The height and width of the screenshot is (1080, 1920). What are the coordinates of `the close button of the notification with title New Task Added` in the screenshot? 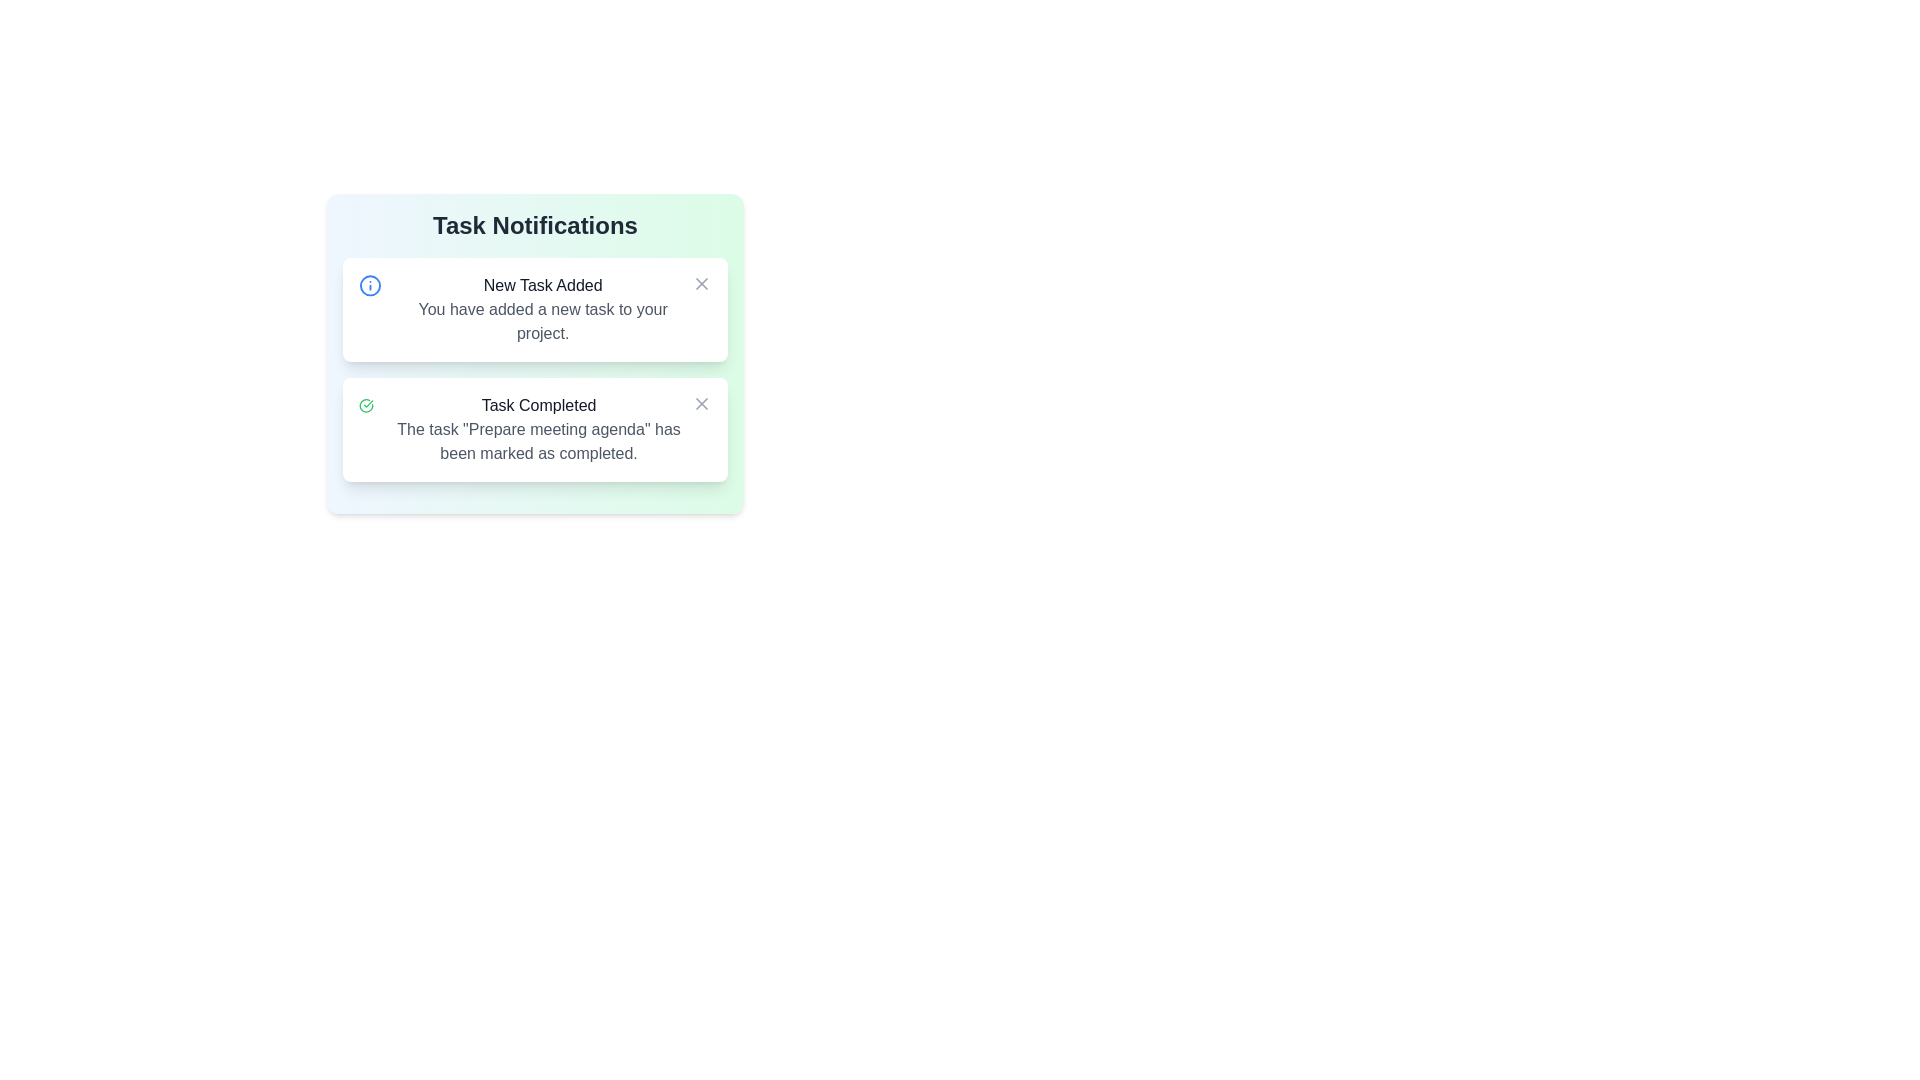 It's located at (701, 284).